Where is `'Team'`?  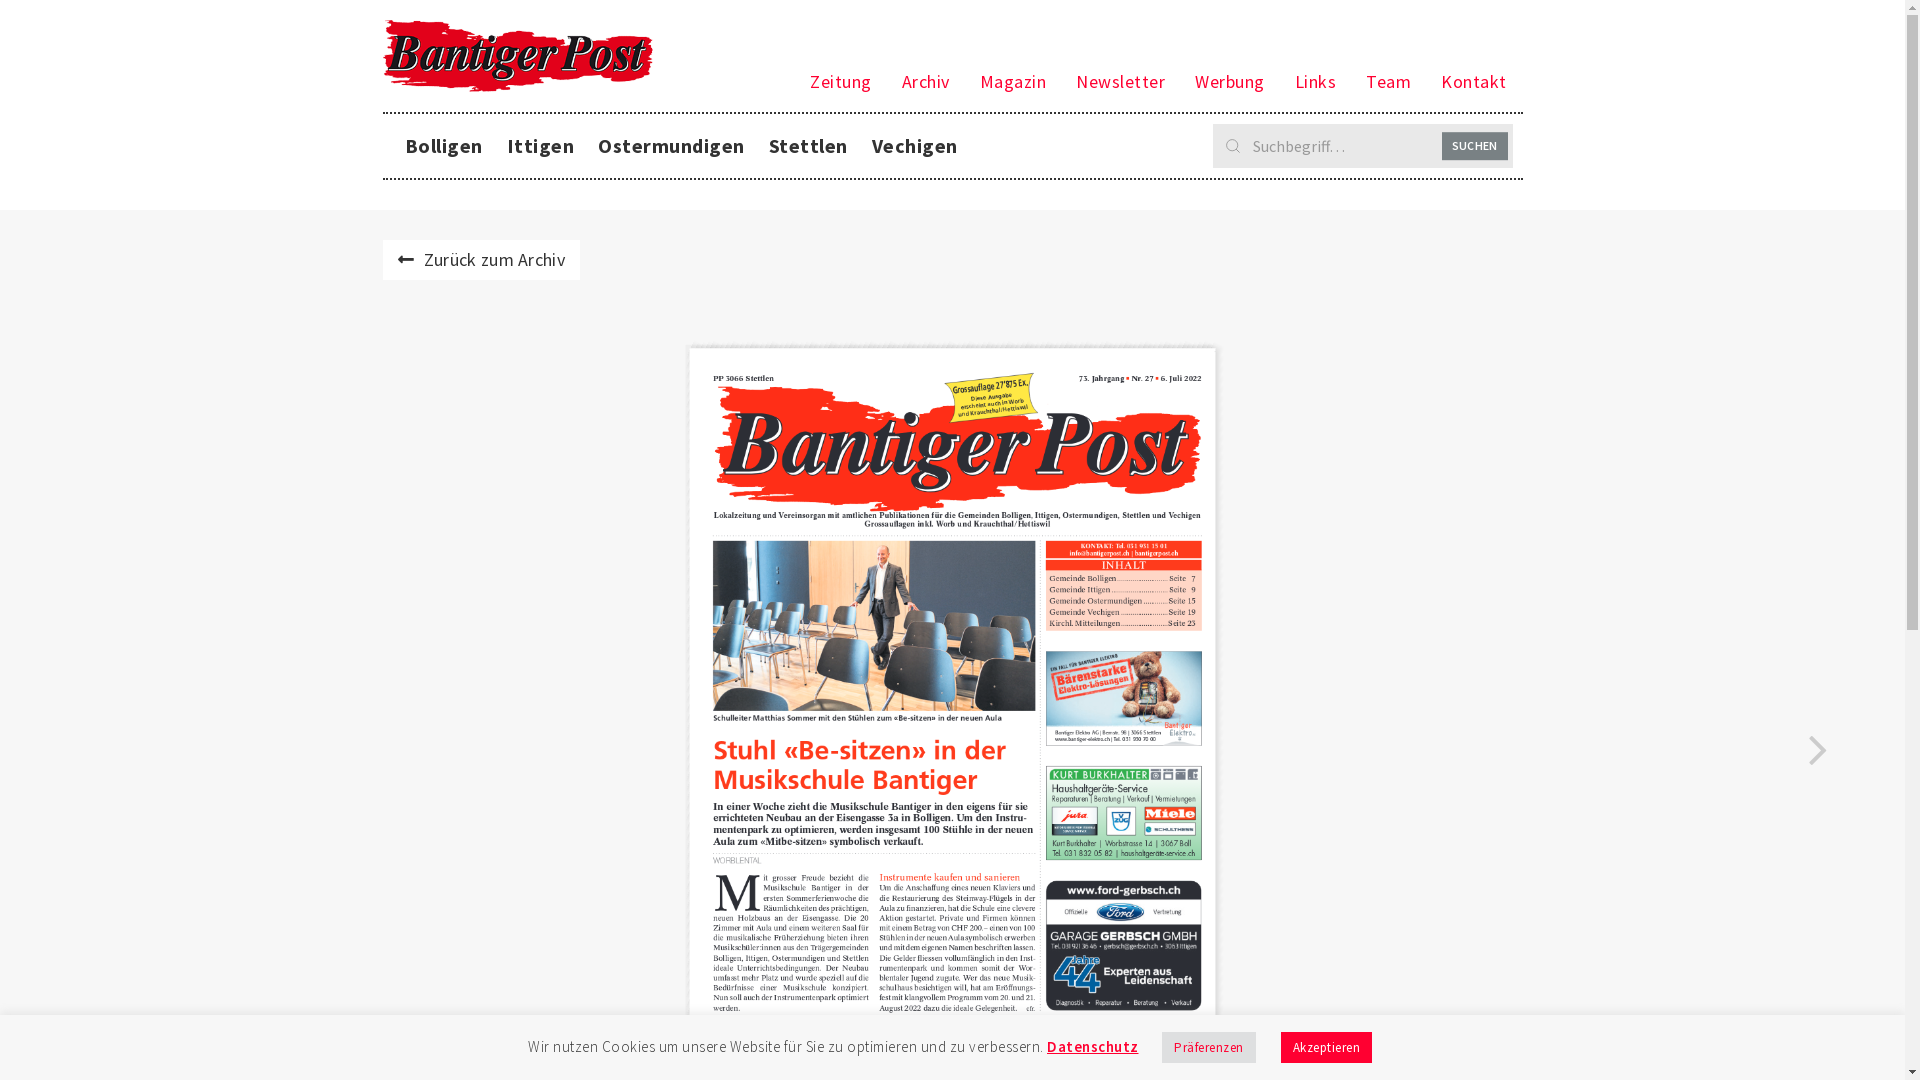 'Team' is located at coordinates (1387, 80).